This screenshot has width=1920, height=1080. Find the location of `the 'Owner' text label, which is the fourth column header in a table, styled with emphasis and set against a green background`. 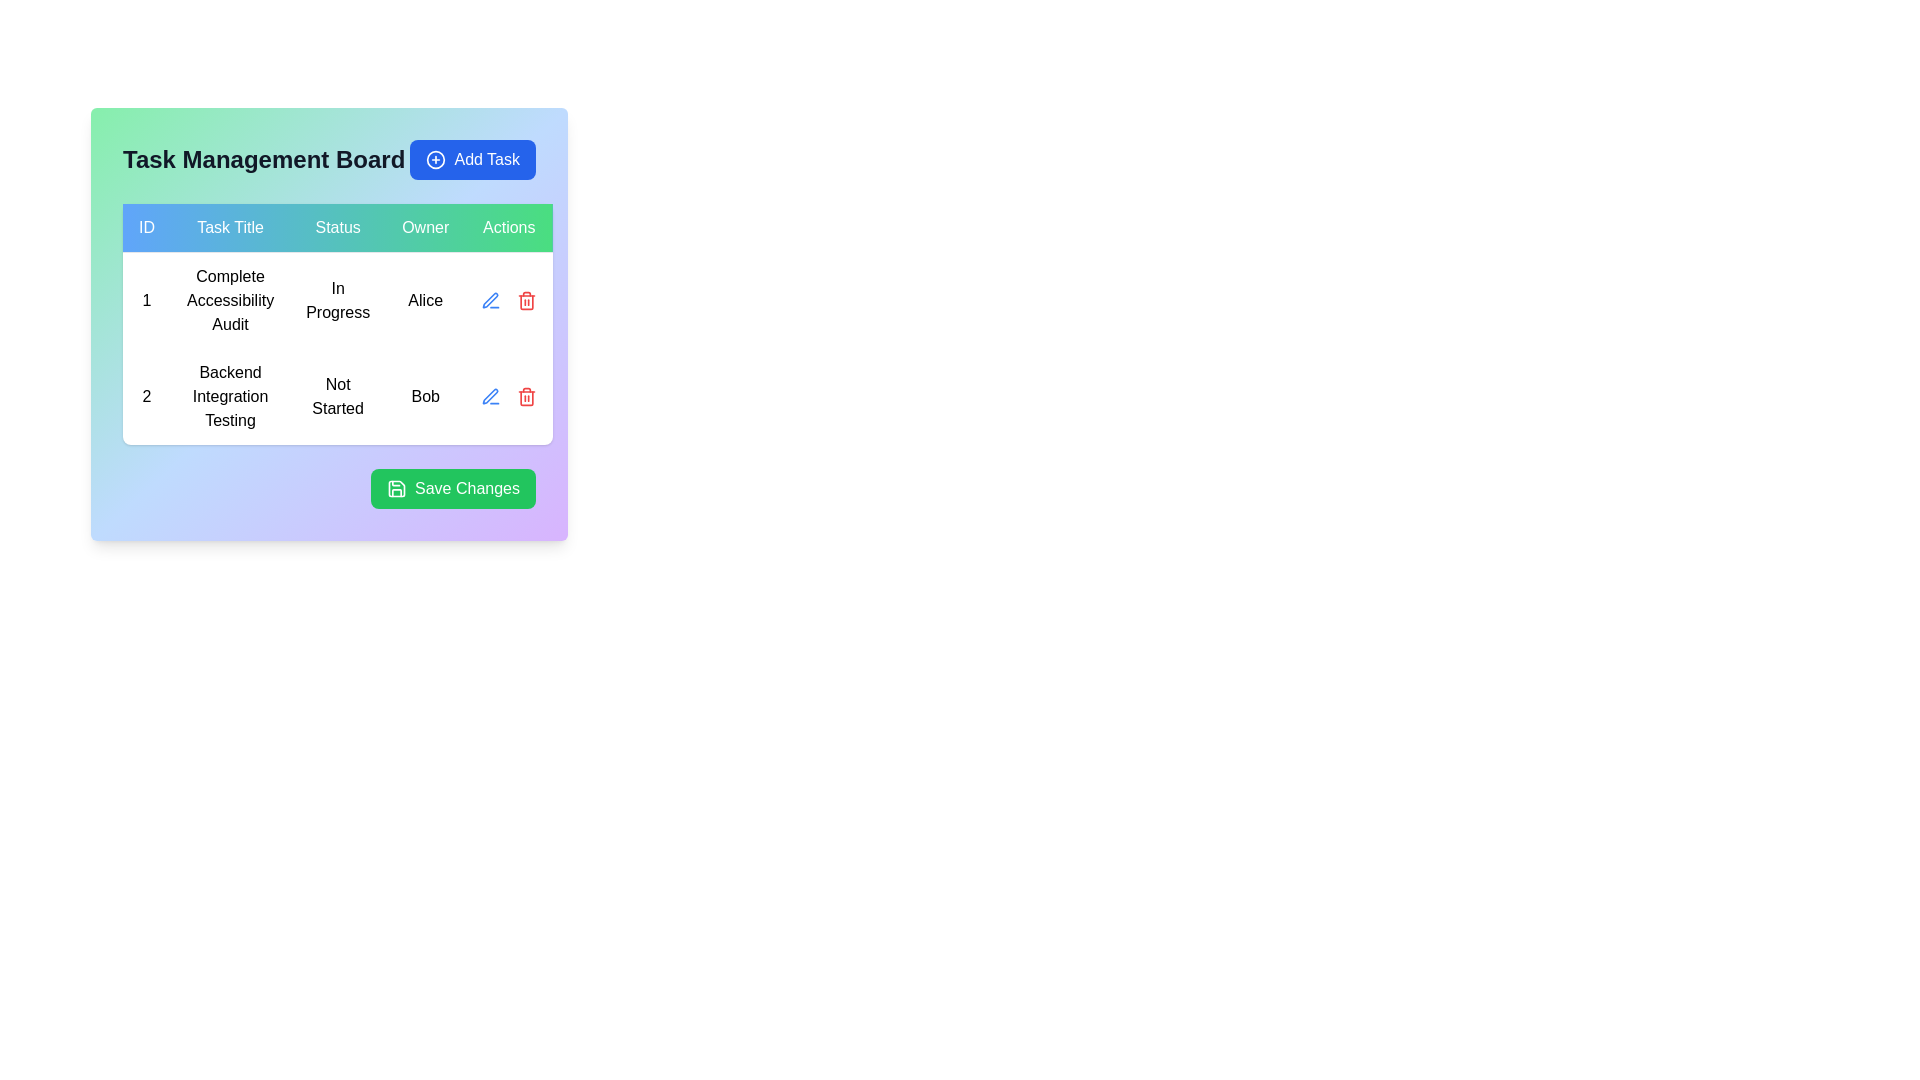

the 'Owner' text label, which is the fourth column header in a table, styled with emphasis and set against a green background is located at coordinates (424, 227).